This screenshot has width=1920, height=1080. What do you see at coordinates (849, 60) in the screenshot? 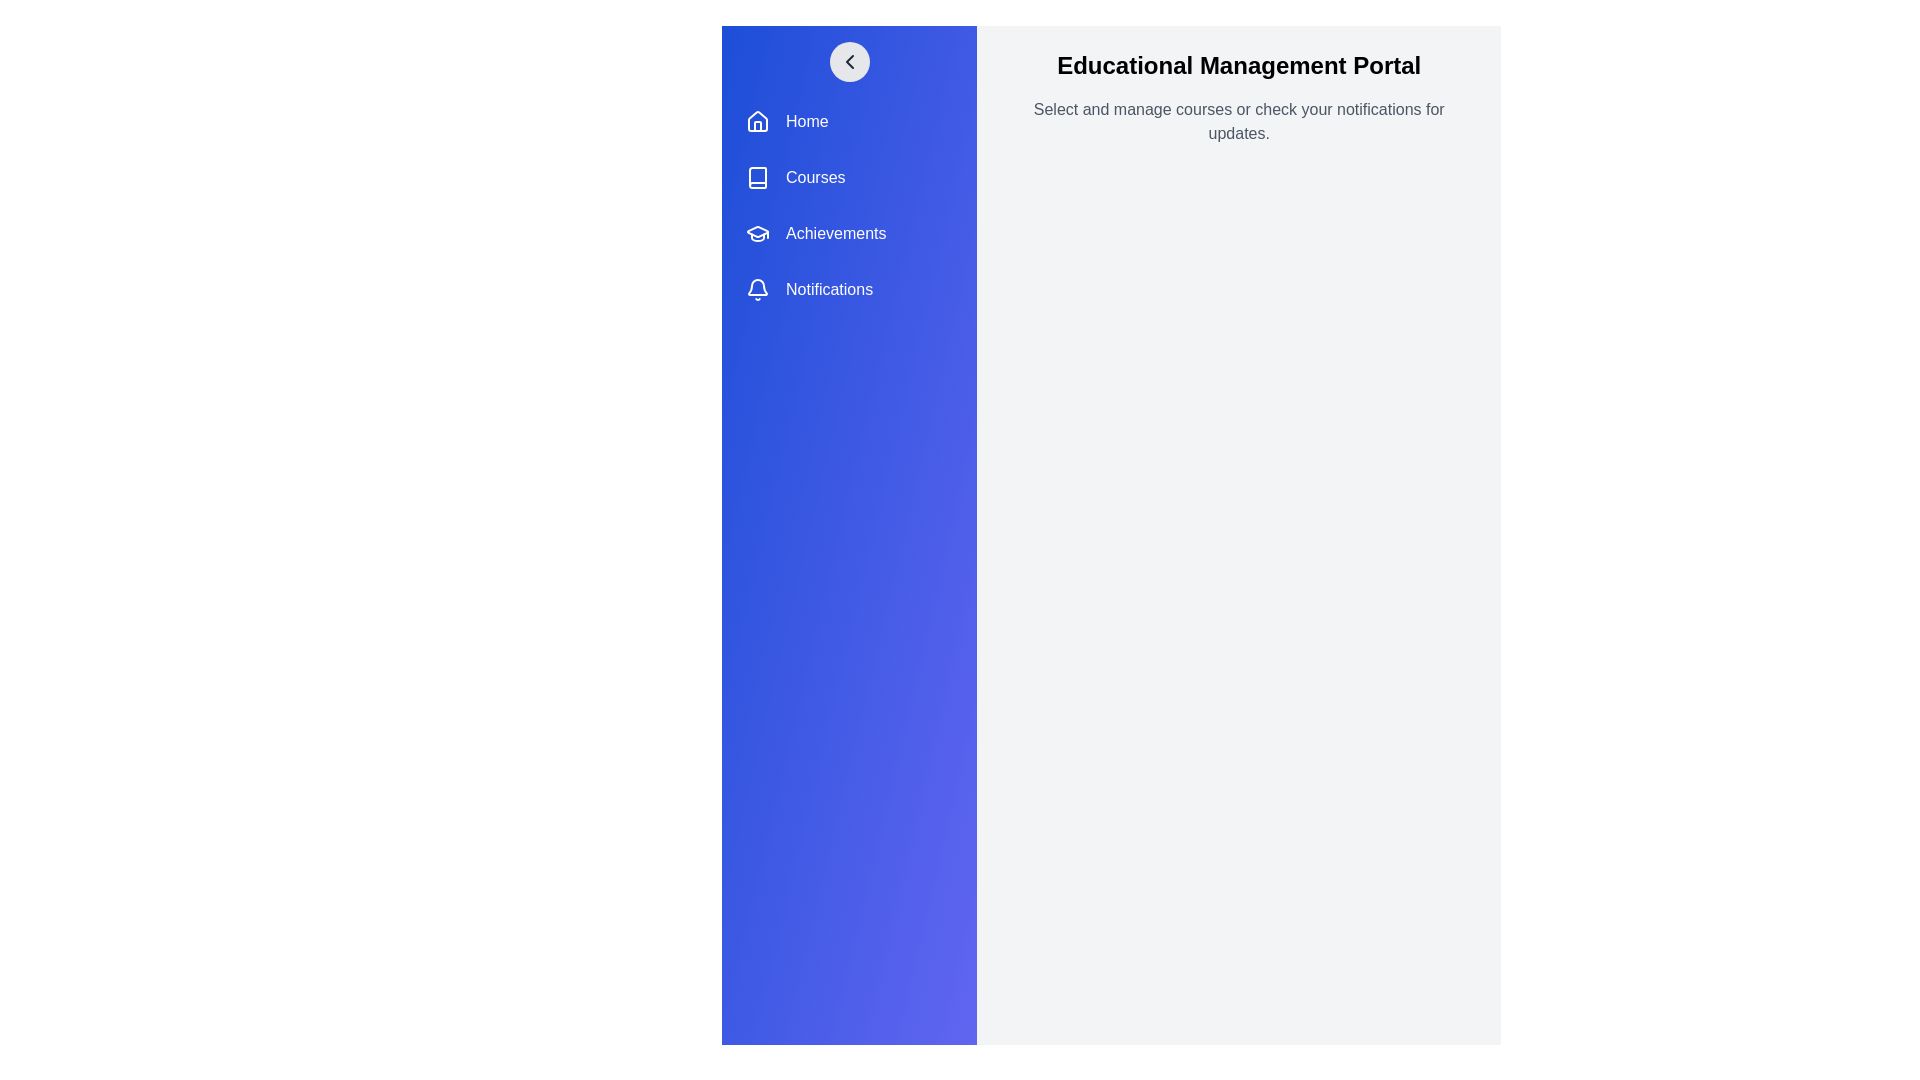
I see `toggle button in the sidebar to change its visibility` at bounding box center [849, 60].